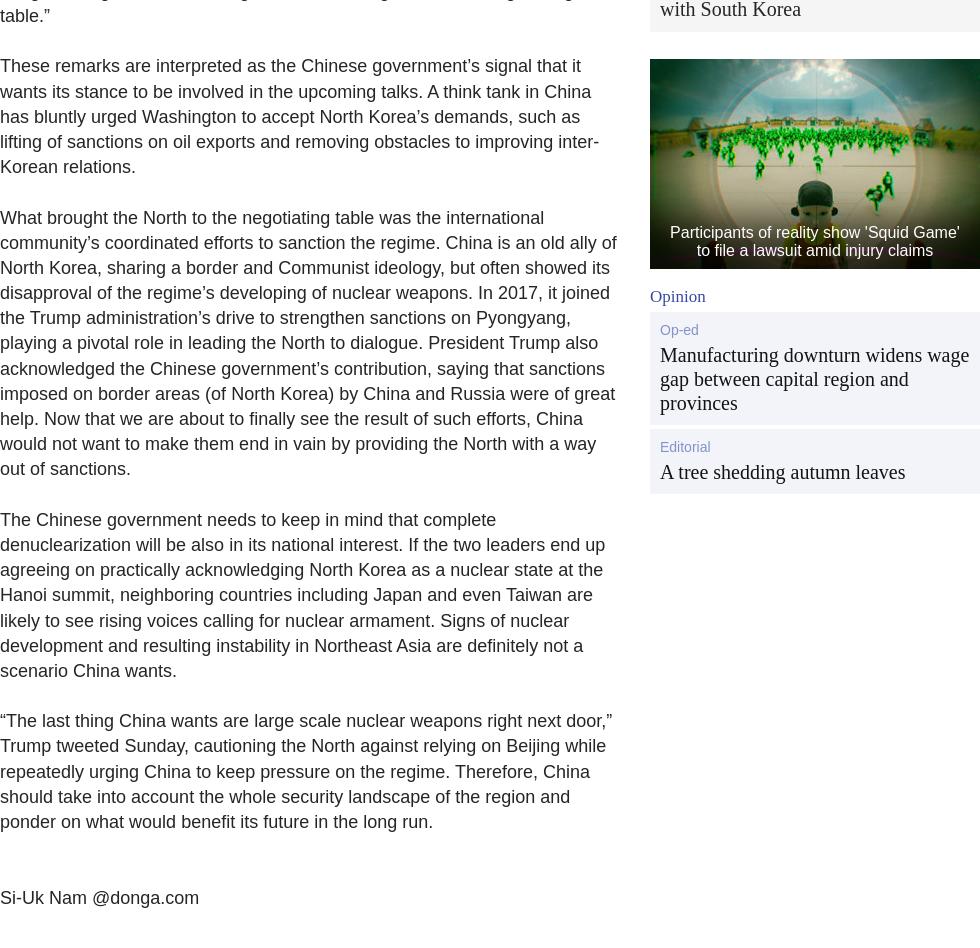 The image size is (980, 948). I want to click on 'These remarks are interpreted as the Chinese government’s signal that it wants its stance to be involved in the upcoming talks. A think tank in China has bluntly urged Washington to accept North Korea’s demands, such as lifting of sanctions on oil exports and removing obstacles to improving inter-Korean relations.', so click(299, 116).